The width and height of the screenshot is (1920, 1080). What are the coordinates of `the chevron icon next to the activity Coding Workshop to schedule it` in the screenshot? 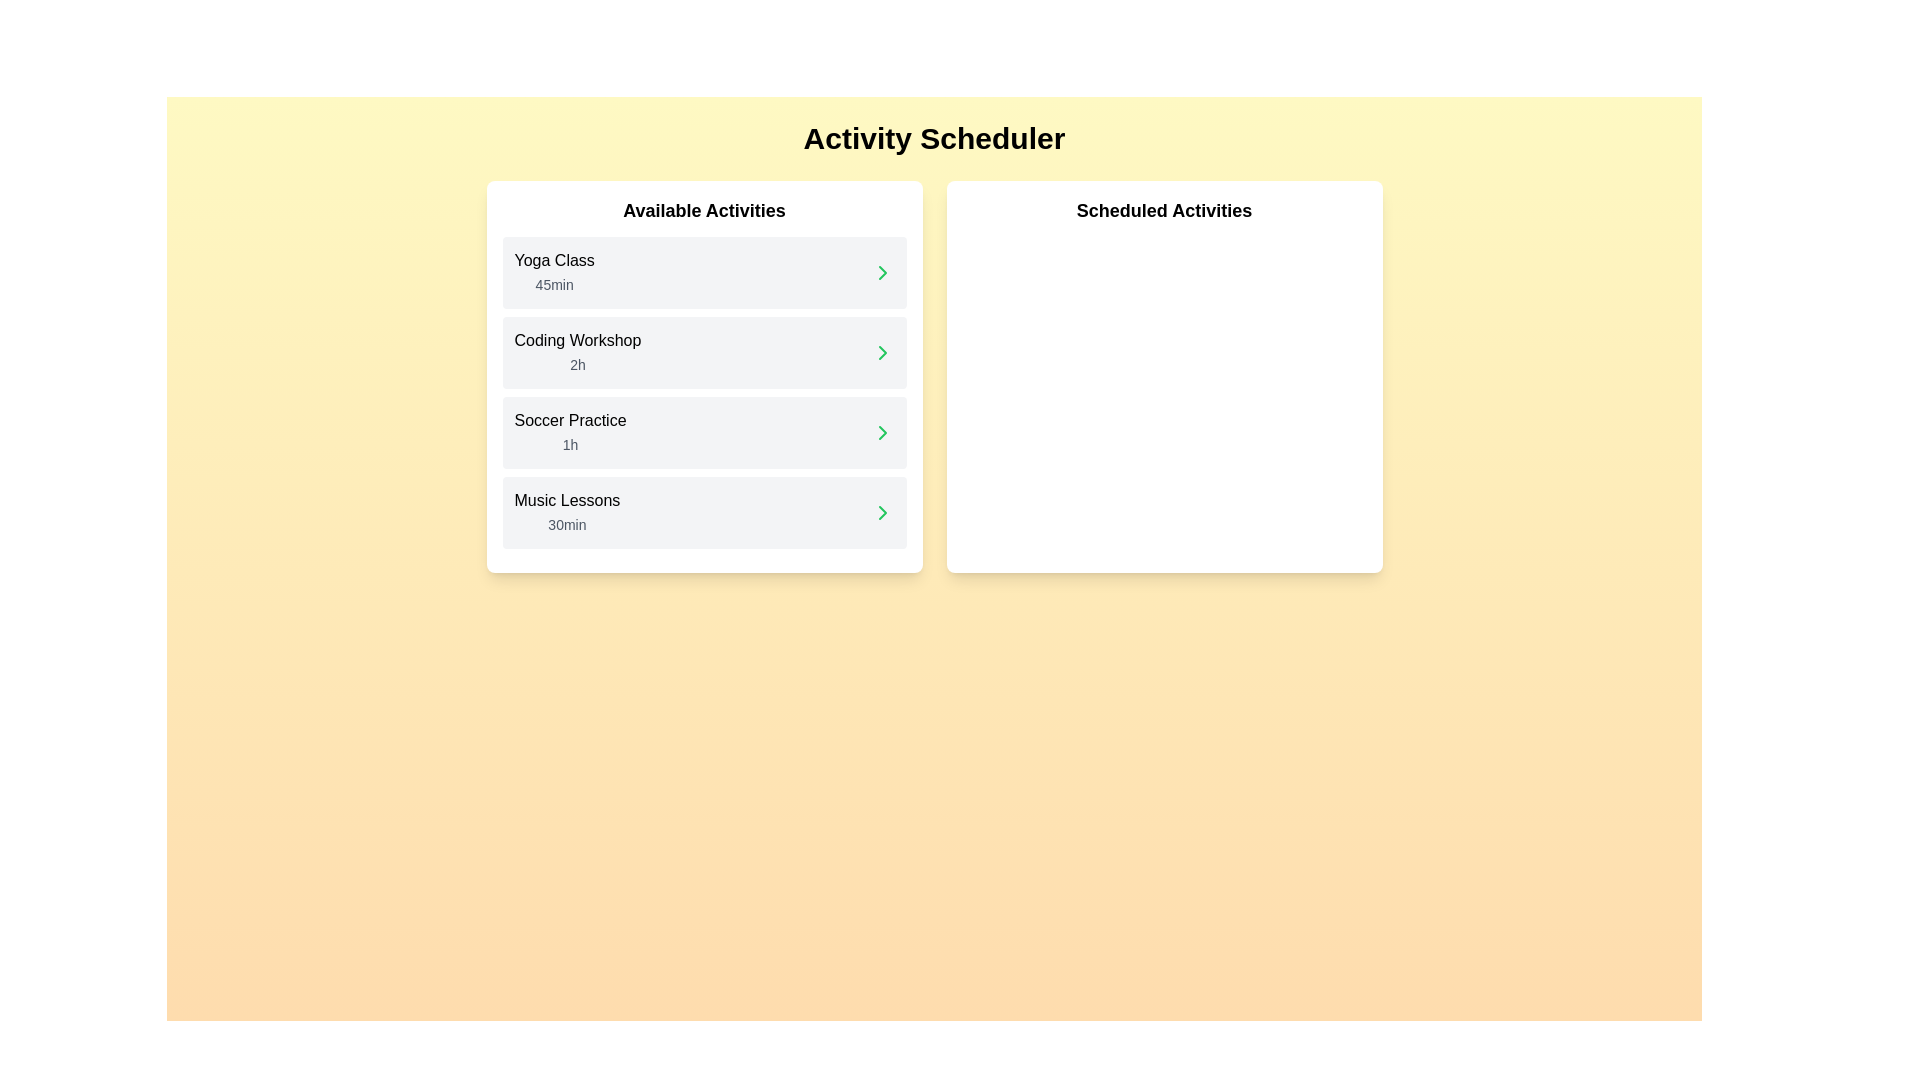 It's located at (881, 352).